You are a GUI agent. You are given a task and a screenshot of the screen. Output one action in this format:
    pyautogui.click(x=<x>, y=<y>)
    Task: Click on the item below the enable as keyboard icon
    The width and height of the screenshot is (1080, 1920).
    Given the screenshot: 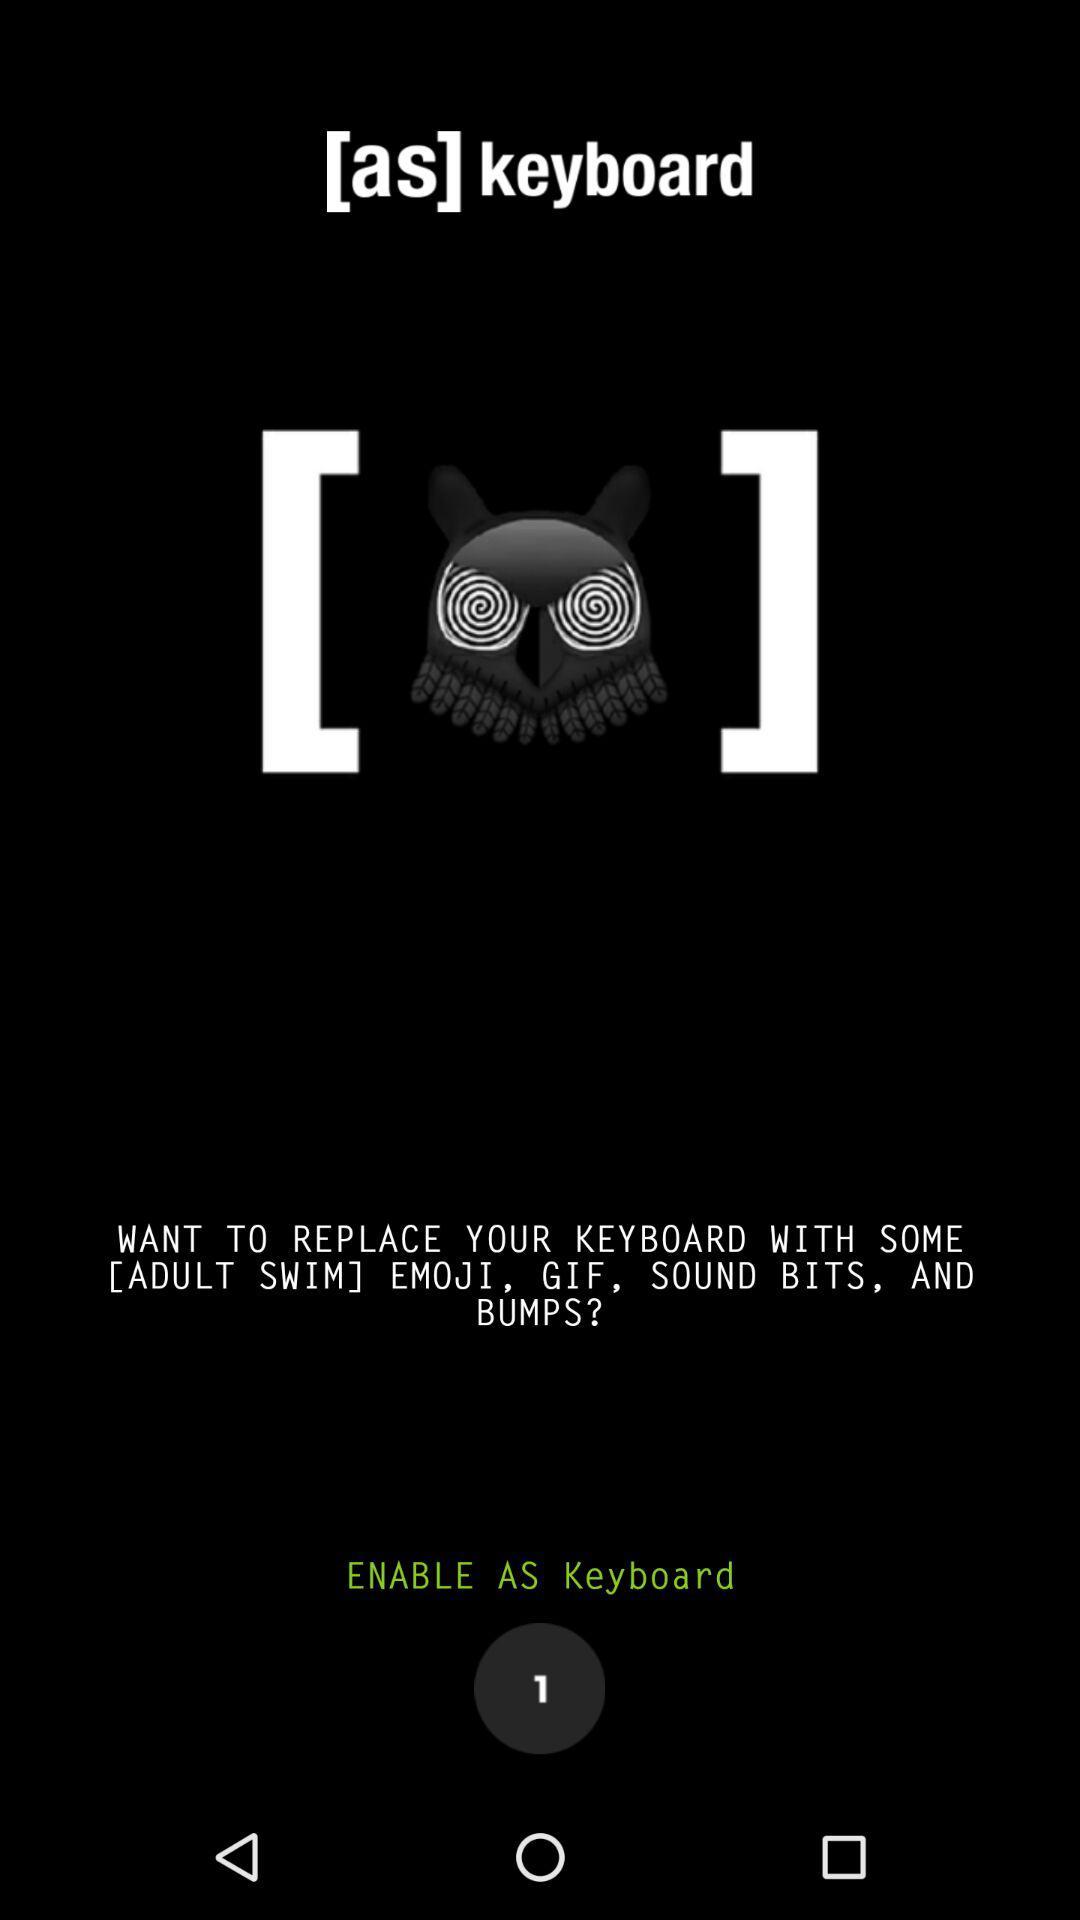 What is the action you would take?
    pyautogui.click(x=540, y=1687)
    